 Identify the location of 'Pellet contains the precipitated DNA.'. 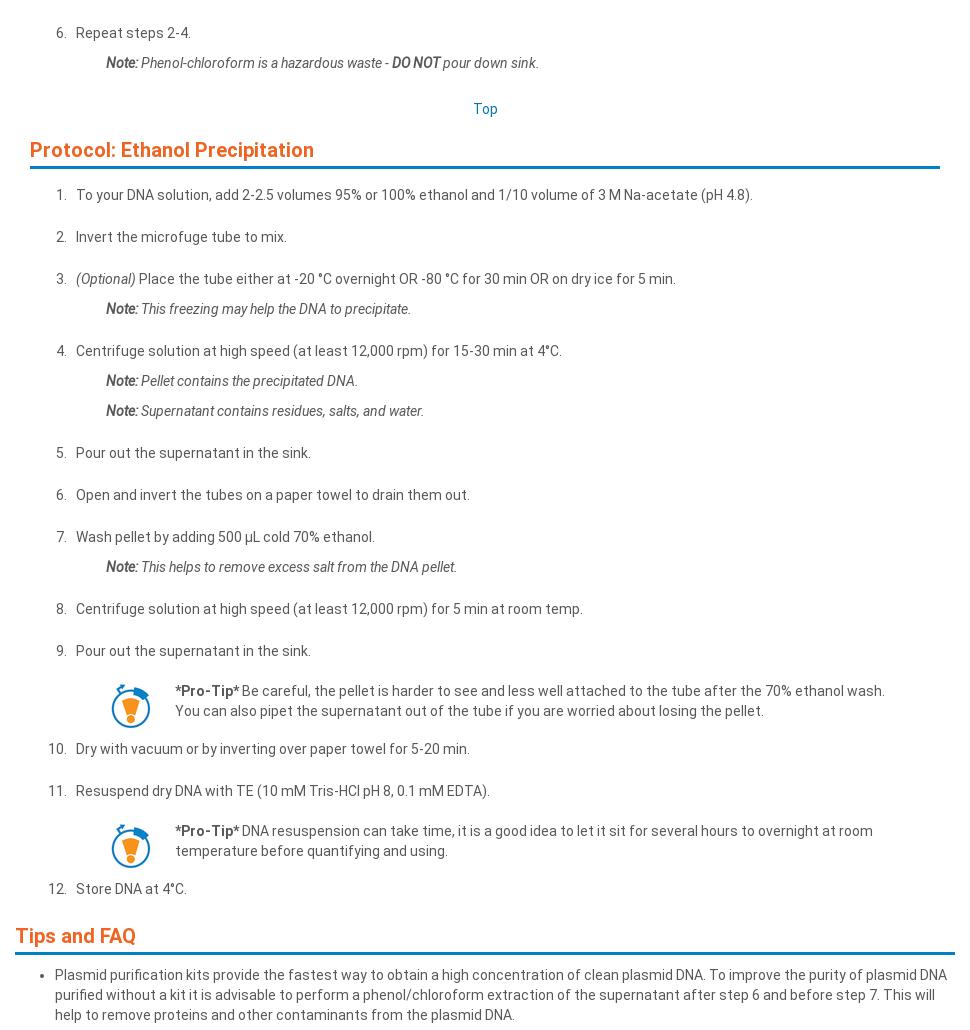
(247, 379).